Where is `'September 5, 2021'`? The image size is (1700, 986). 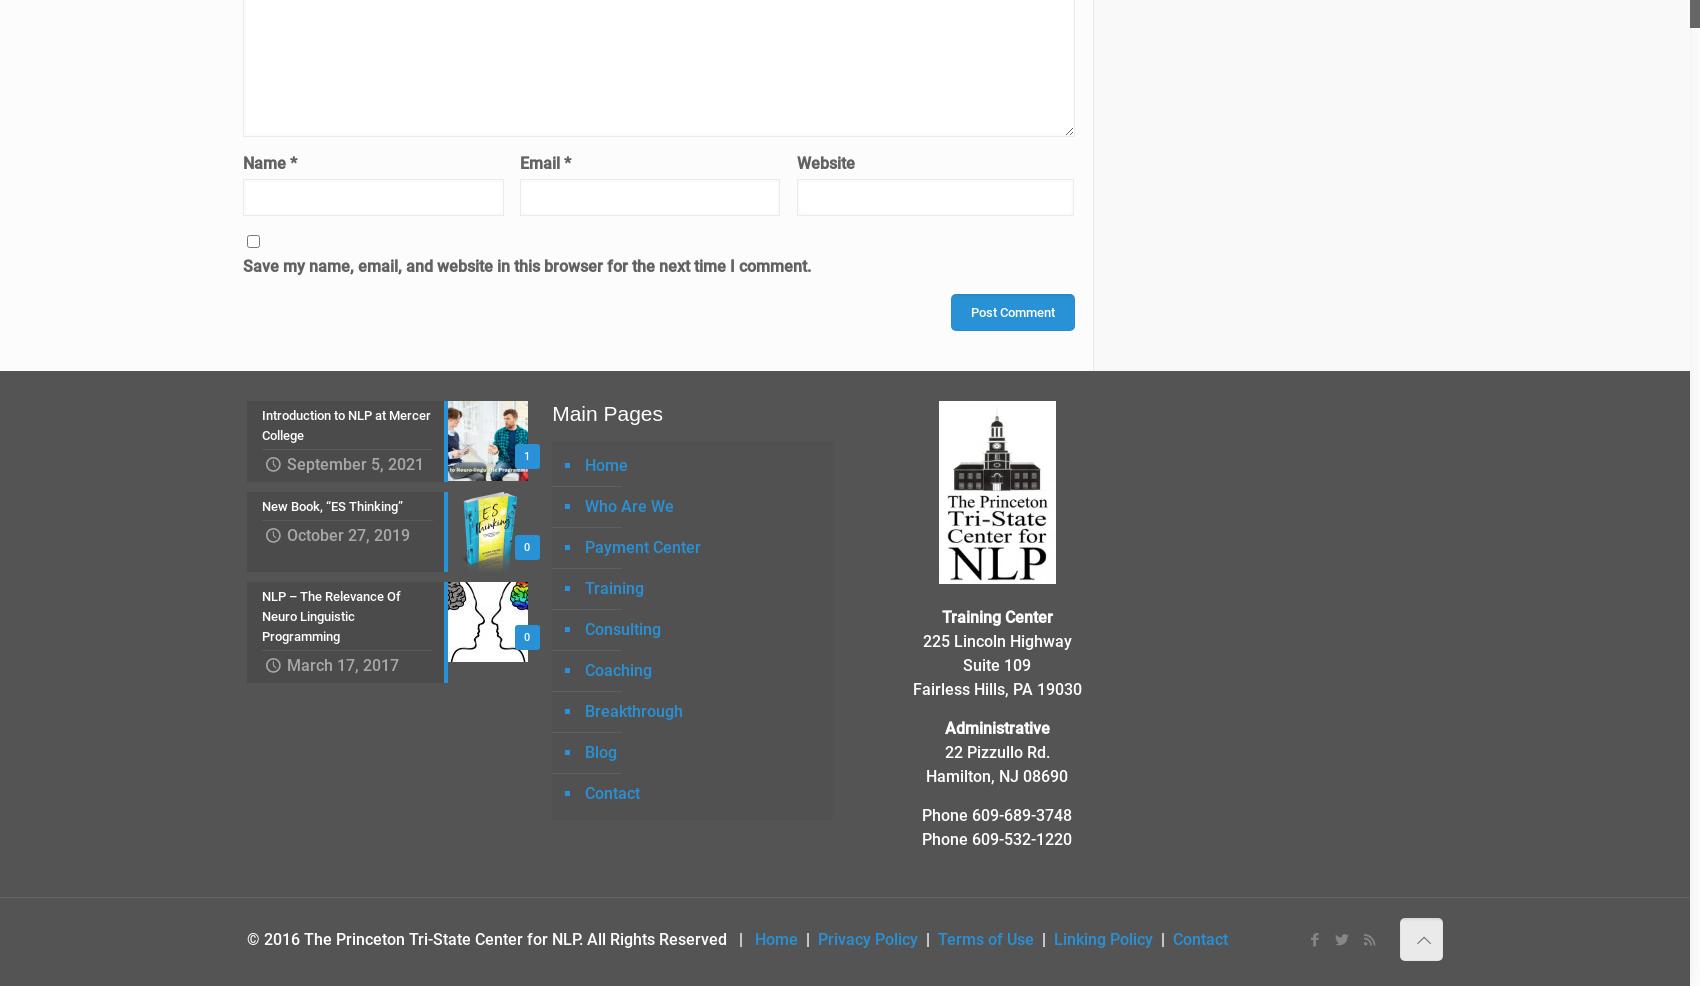
'September 5, 2021' is located at coordinates (353, 464).